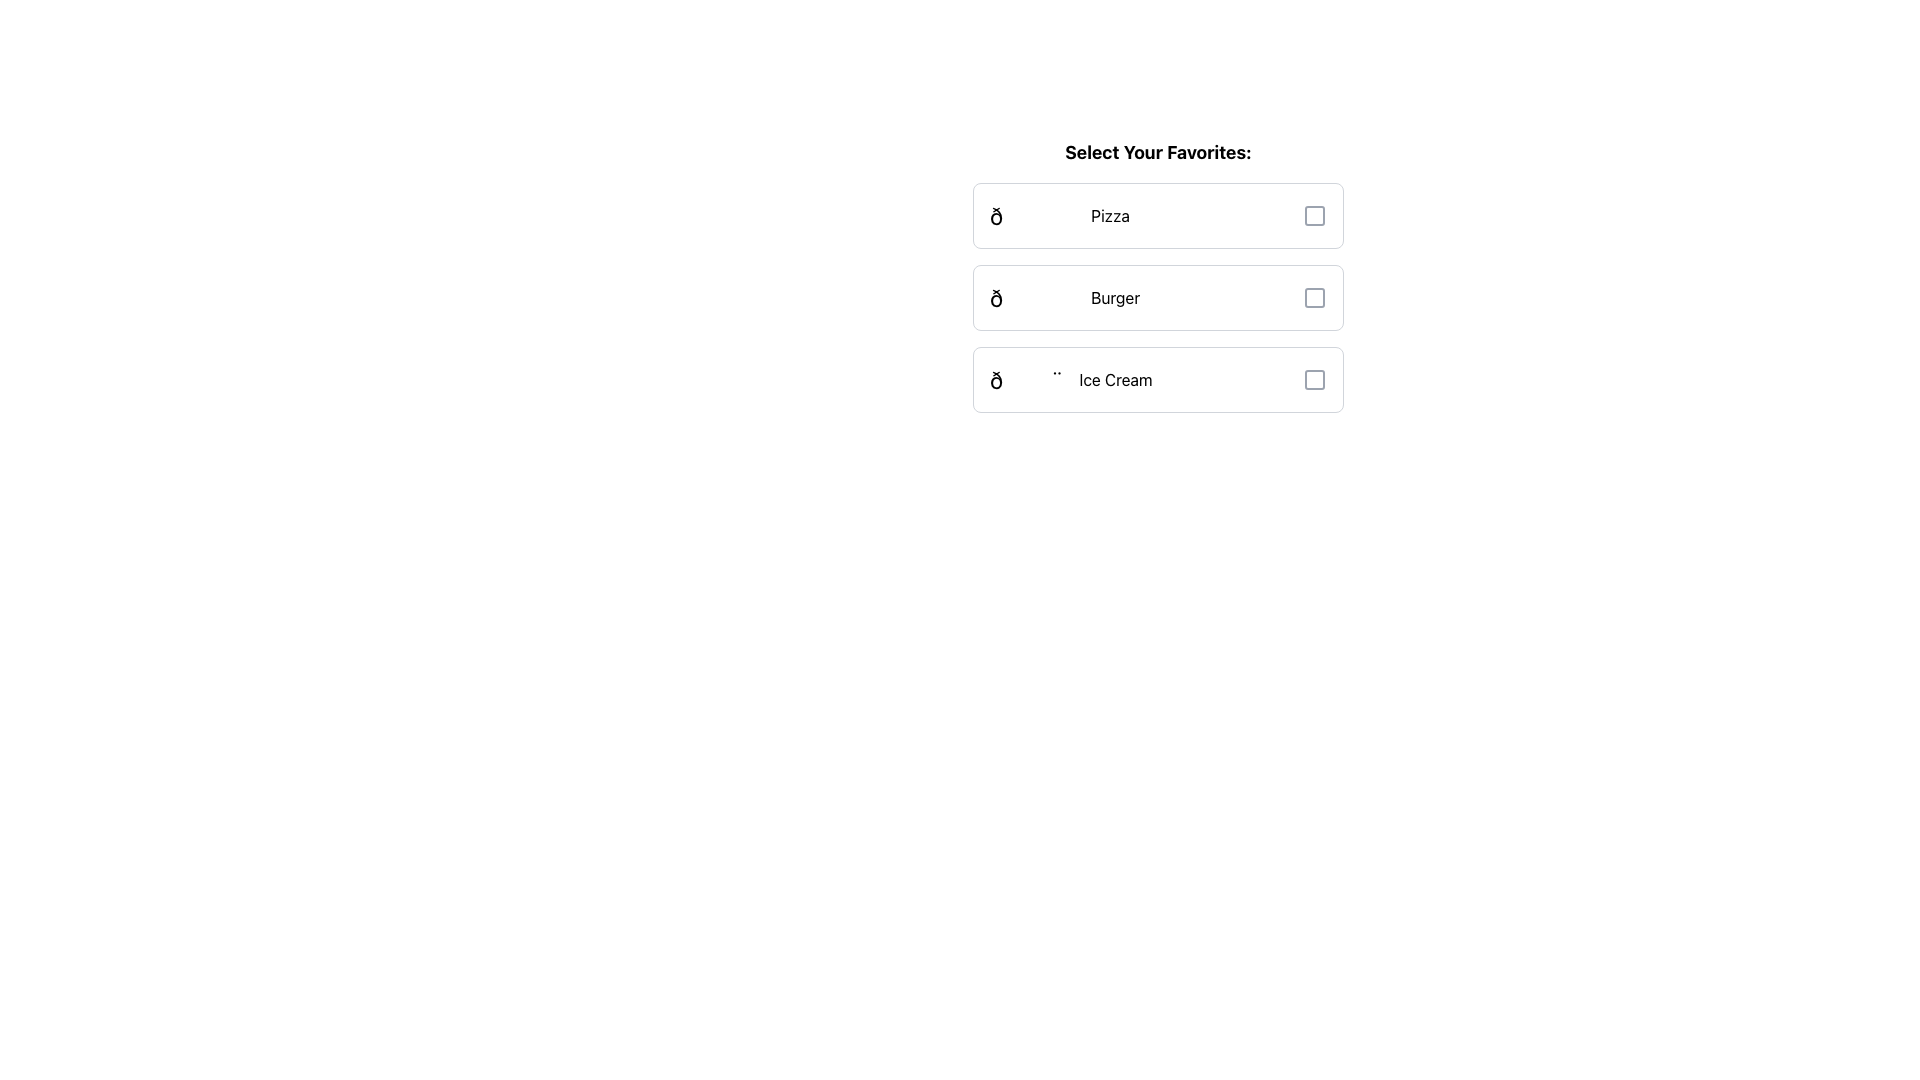 The image size is (1920, 1080). Describe the element at coordinates (1315, 297) in the screenshot. I see `the decorative rectangular outline or icon located to the right of the Burger label in the second row of the vertical list` at that location.